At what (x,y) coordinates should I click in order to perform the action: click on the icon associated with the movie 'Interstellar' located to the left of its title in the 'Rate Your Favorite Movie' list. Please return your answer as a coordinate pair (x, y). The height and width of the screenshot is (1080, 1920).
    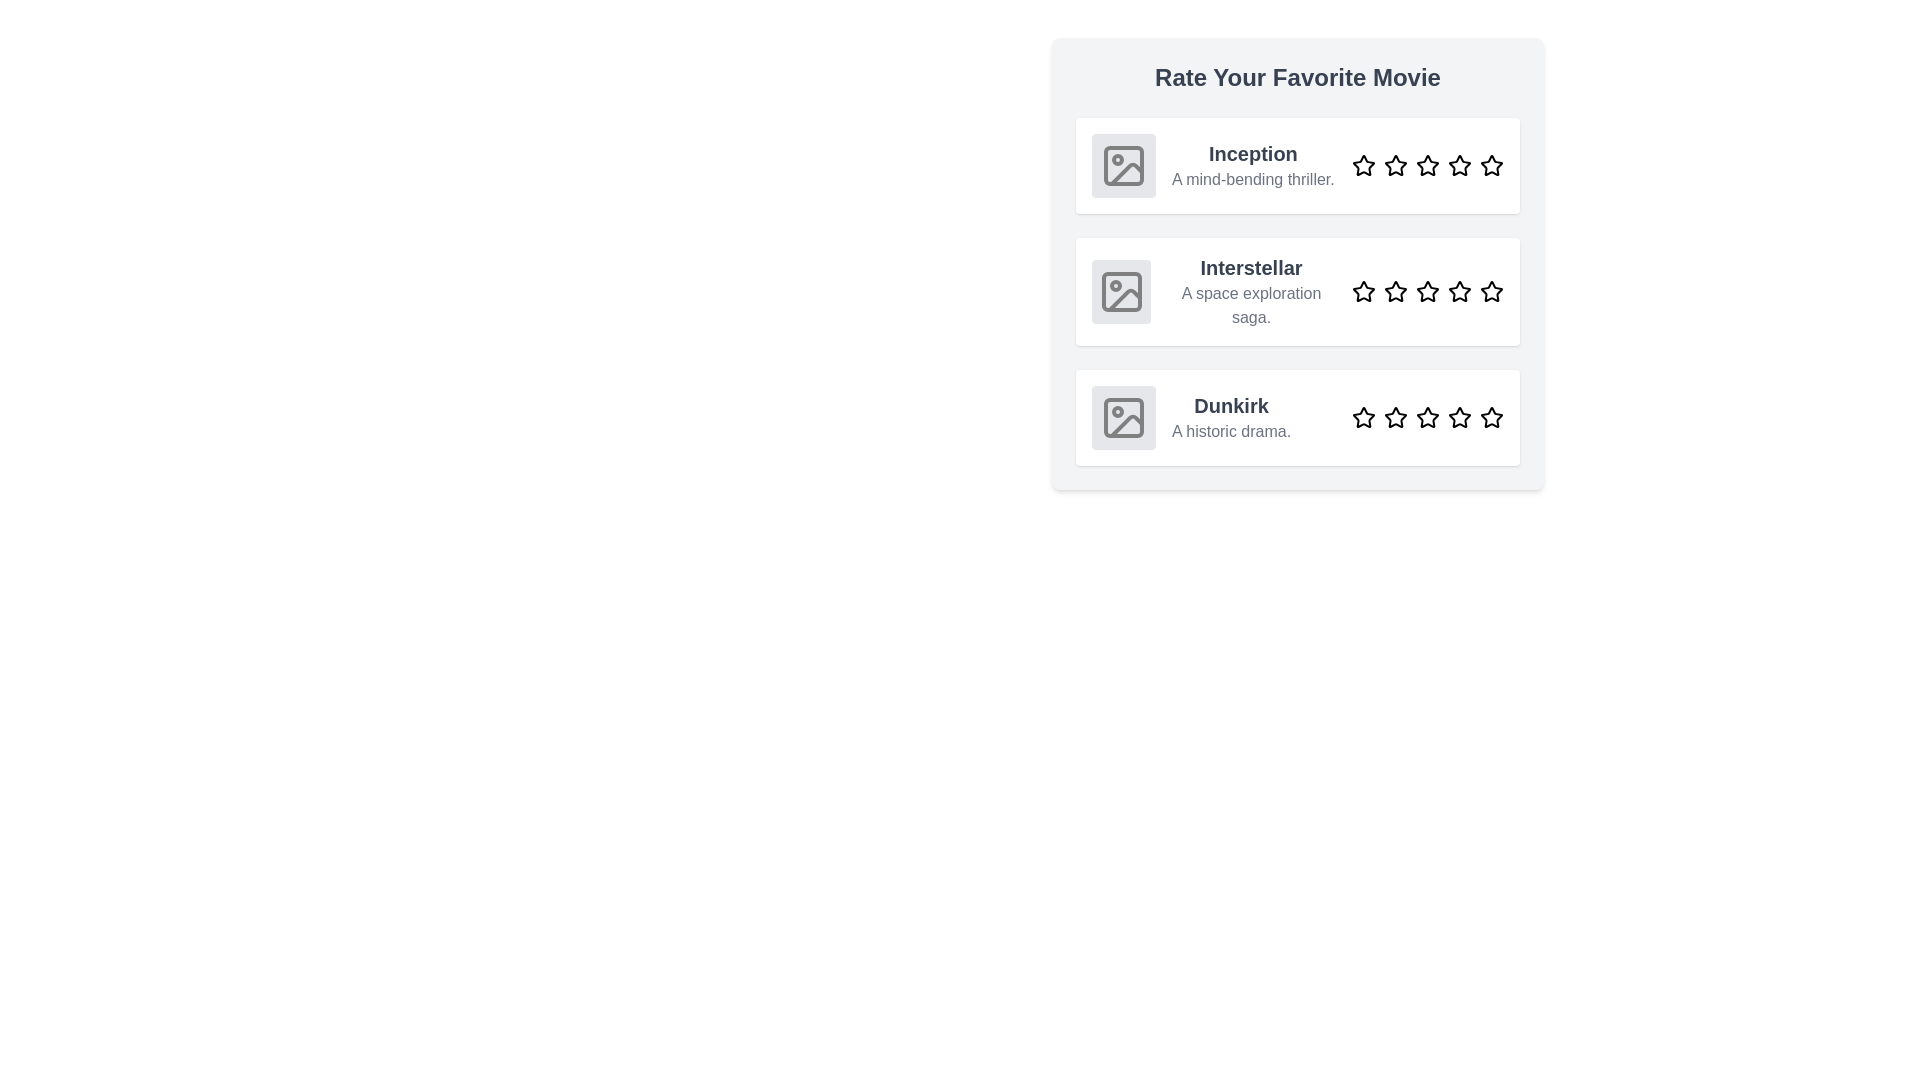
    Looking at the image, I should click on (1121, 292).